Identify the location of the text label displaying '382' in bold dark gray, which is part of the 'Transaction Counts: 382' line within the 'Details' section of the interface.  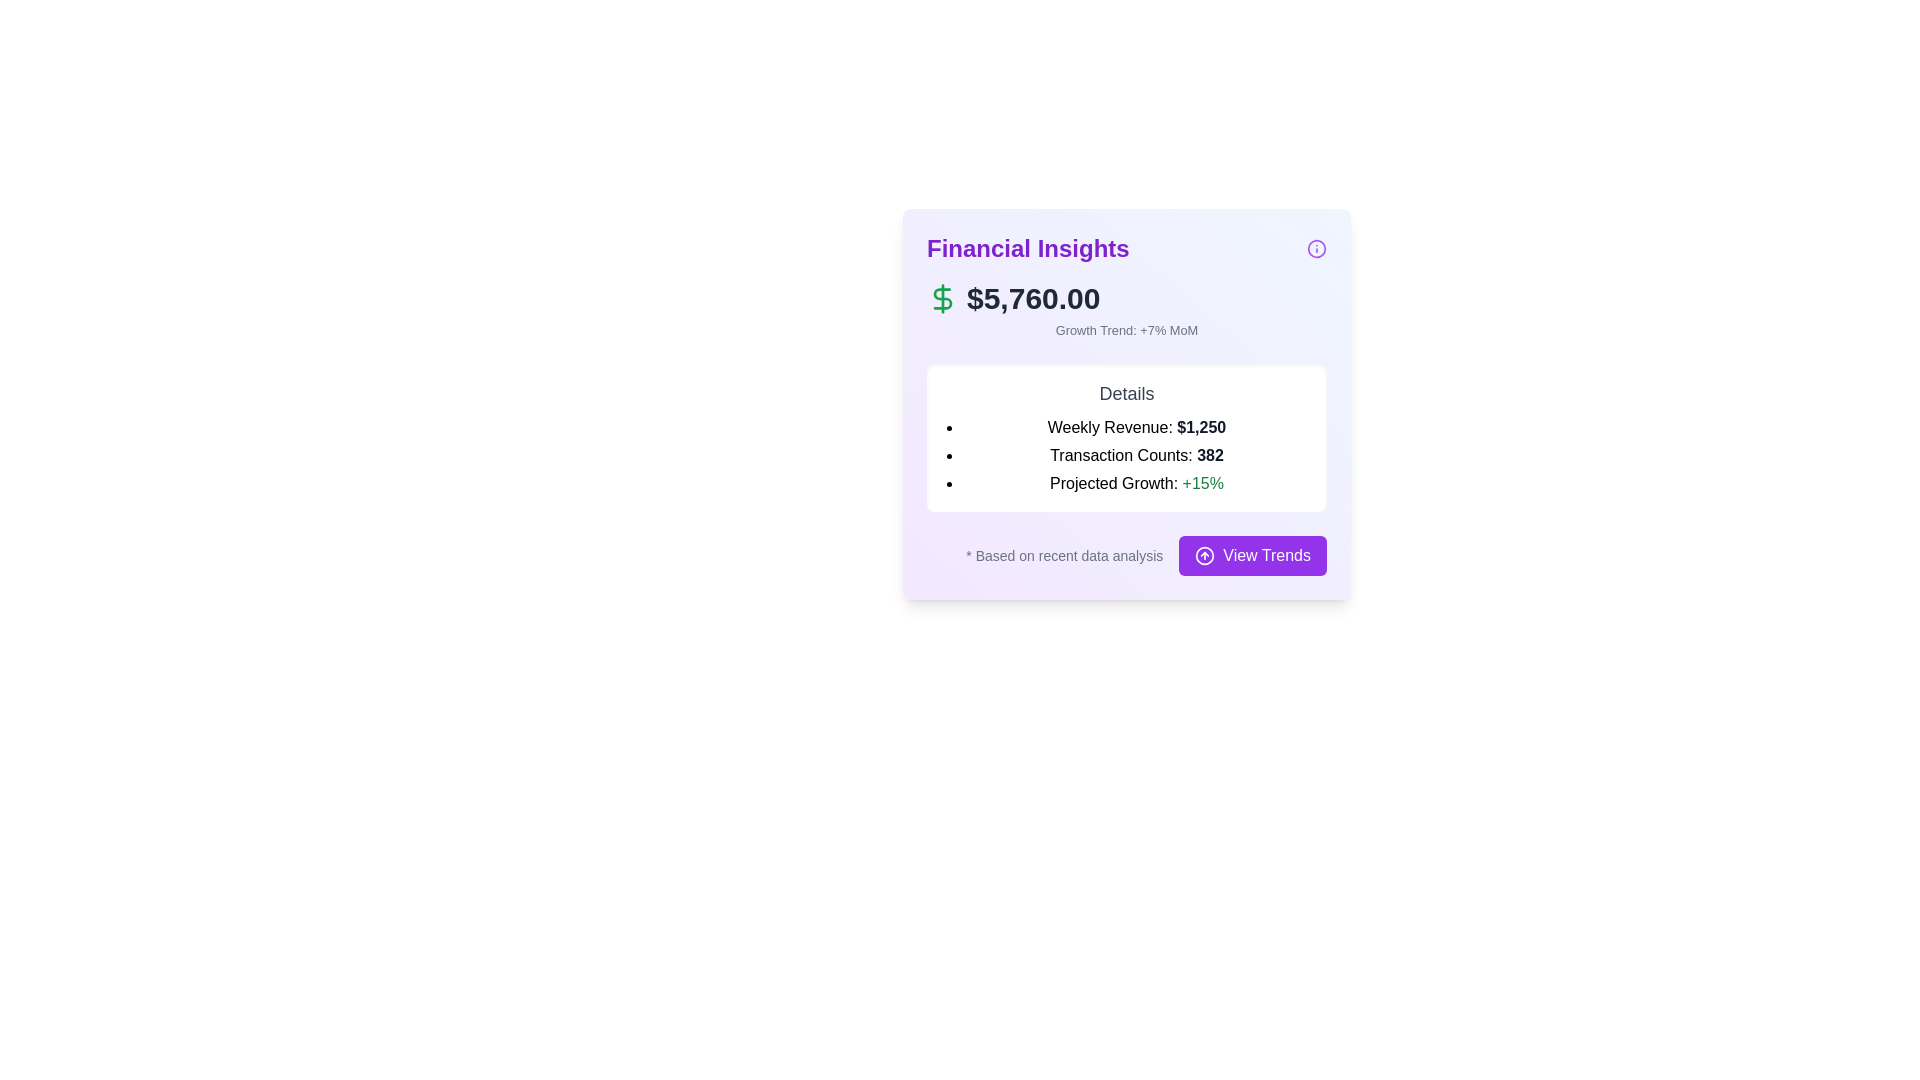
(1209, 455).